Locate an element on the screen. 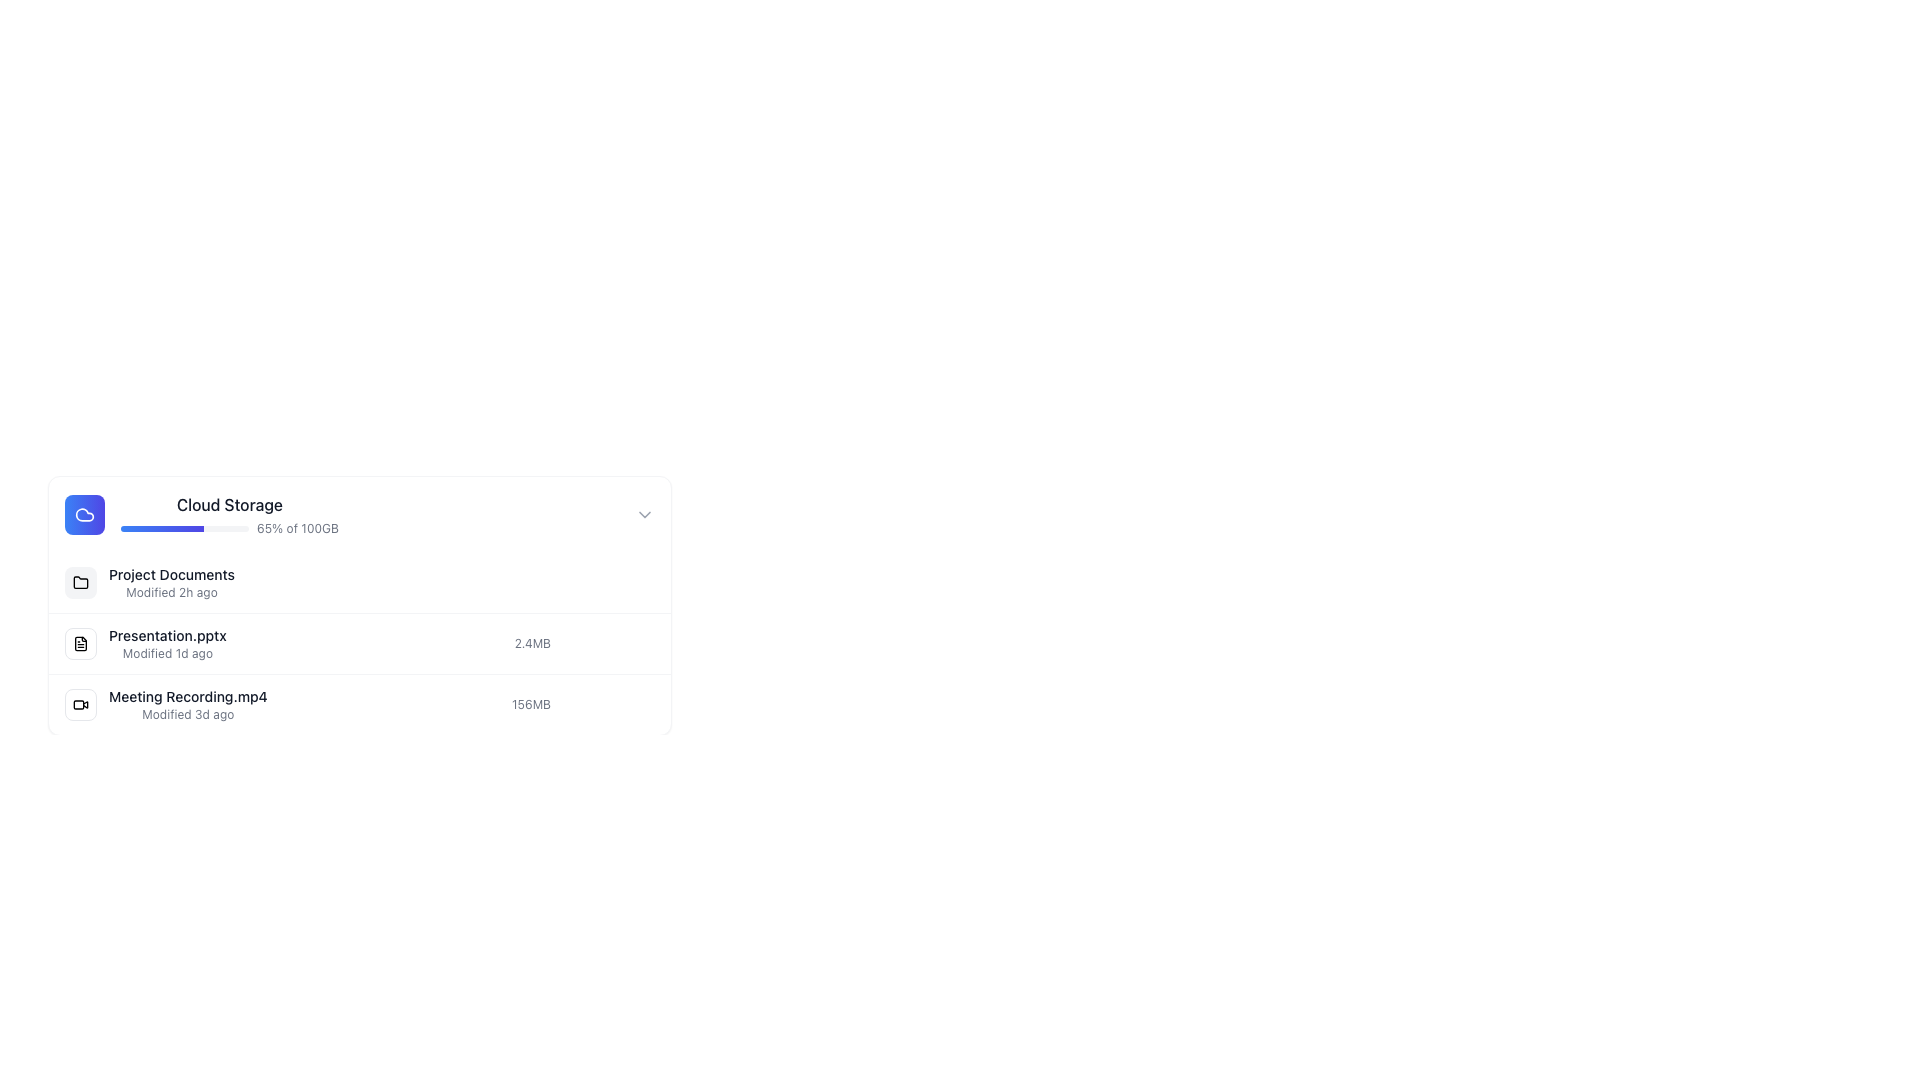 The image size is (1920, 1080). the sharing button located is located at coordinates (609, 582).